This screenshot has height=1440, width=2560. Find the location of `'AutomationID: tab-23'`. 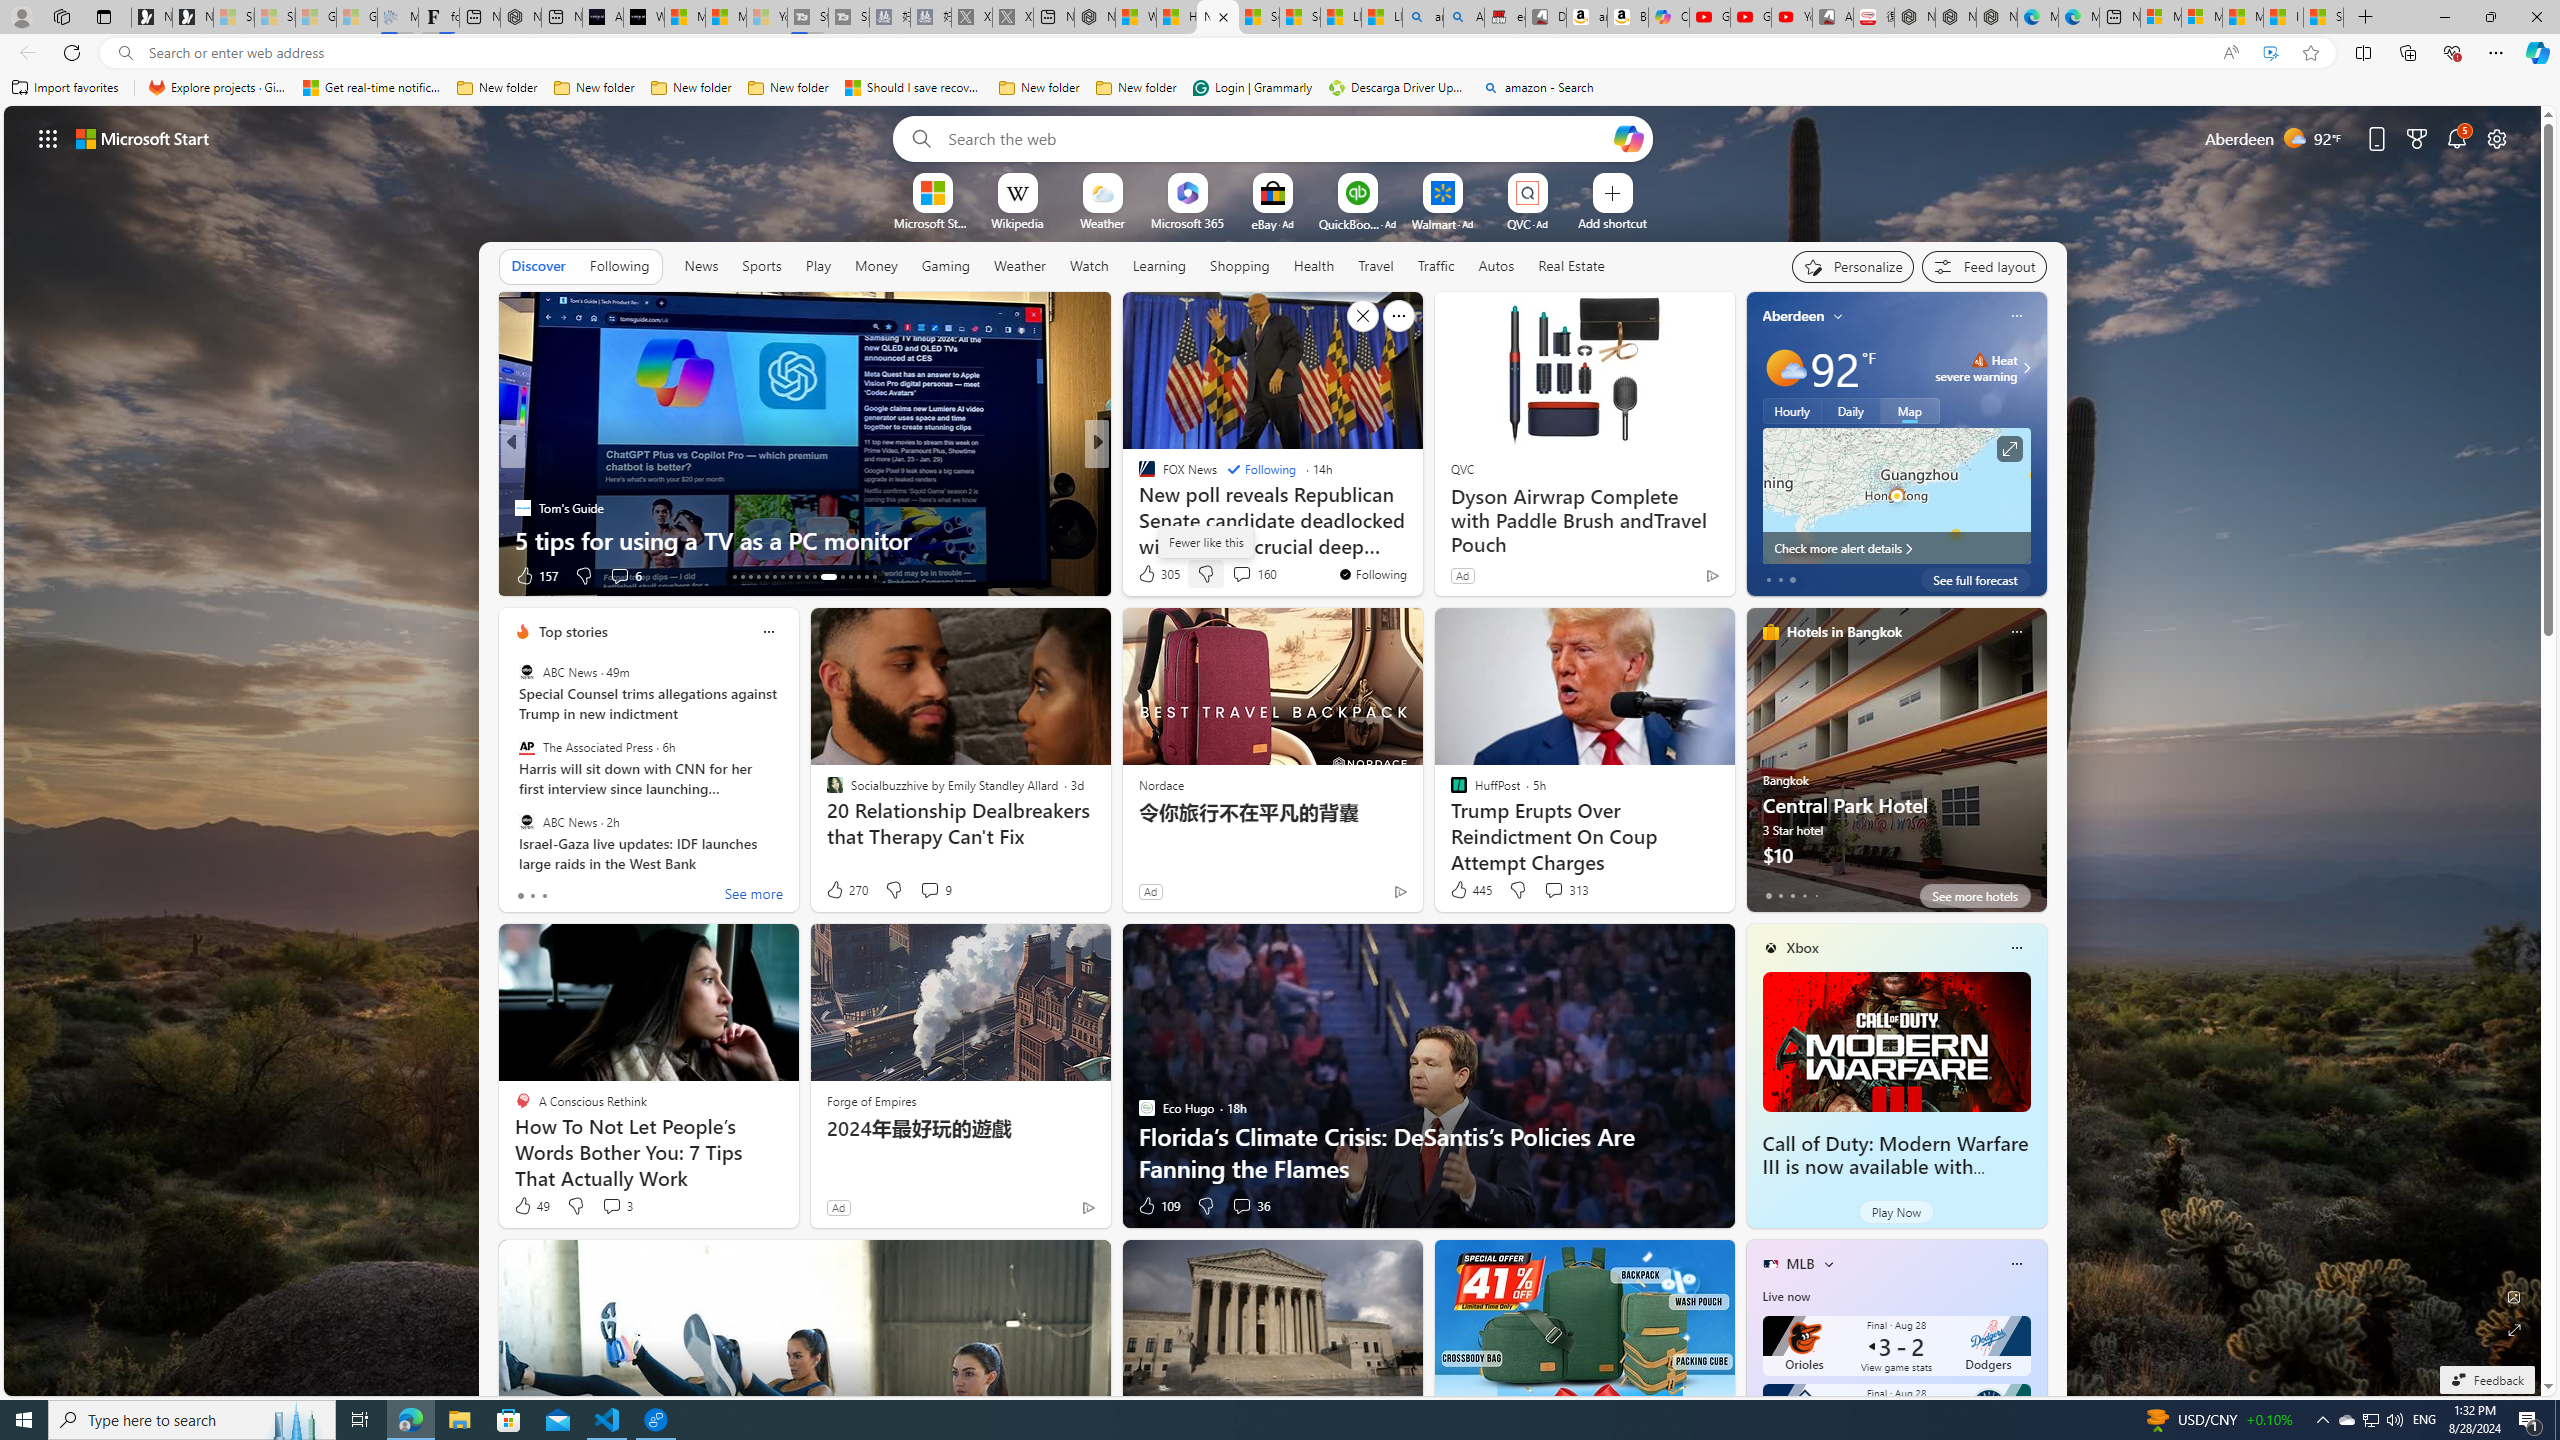

'AutomationID: tab-23' is located at coordinates (814, 577).